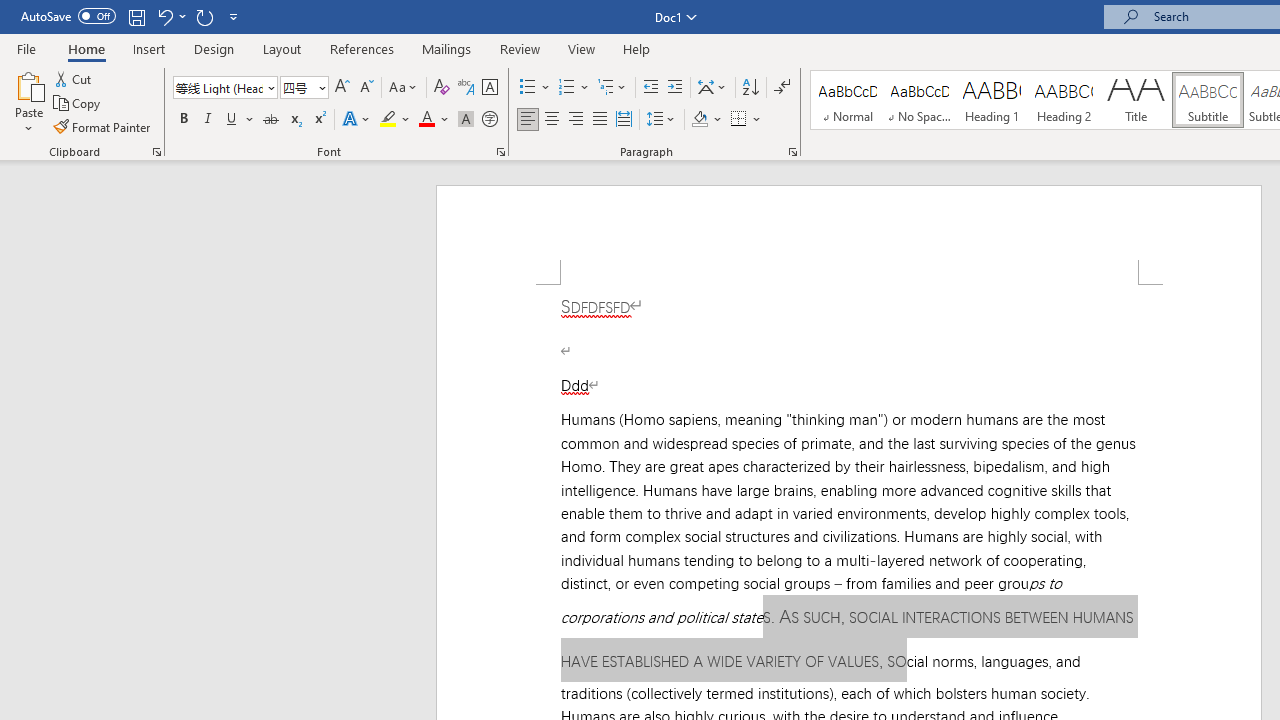 This screenshot has height=720, width=1280. I want to click on 'Font', so click(218, 86).